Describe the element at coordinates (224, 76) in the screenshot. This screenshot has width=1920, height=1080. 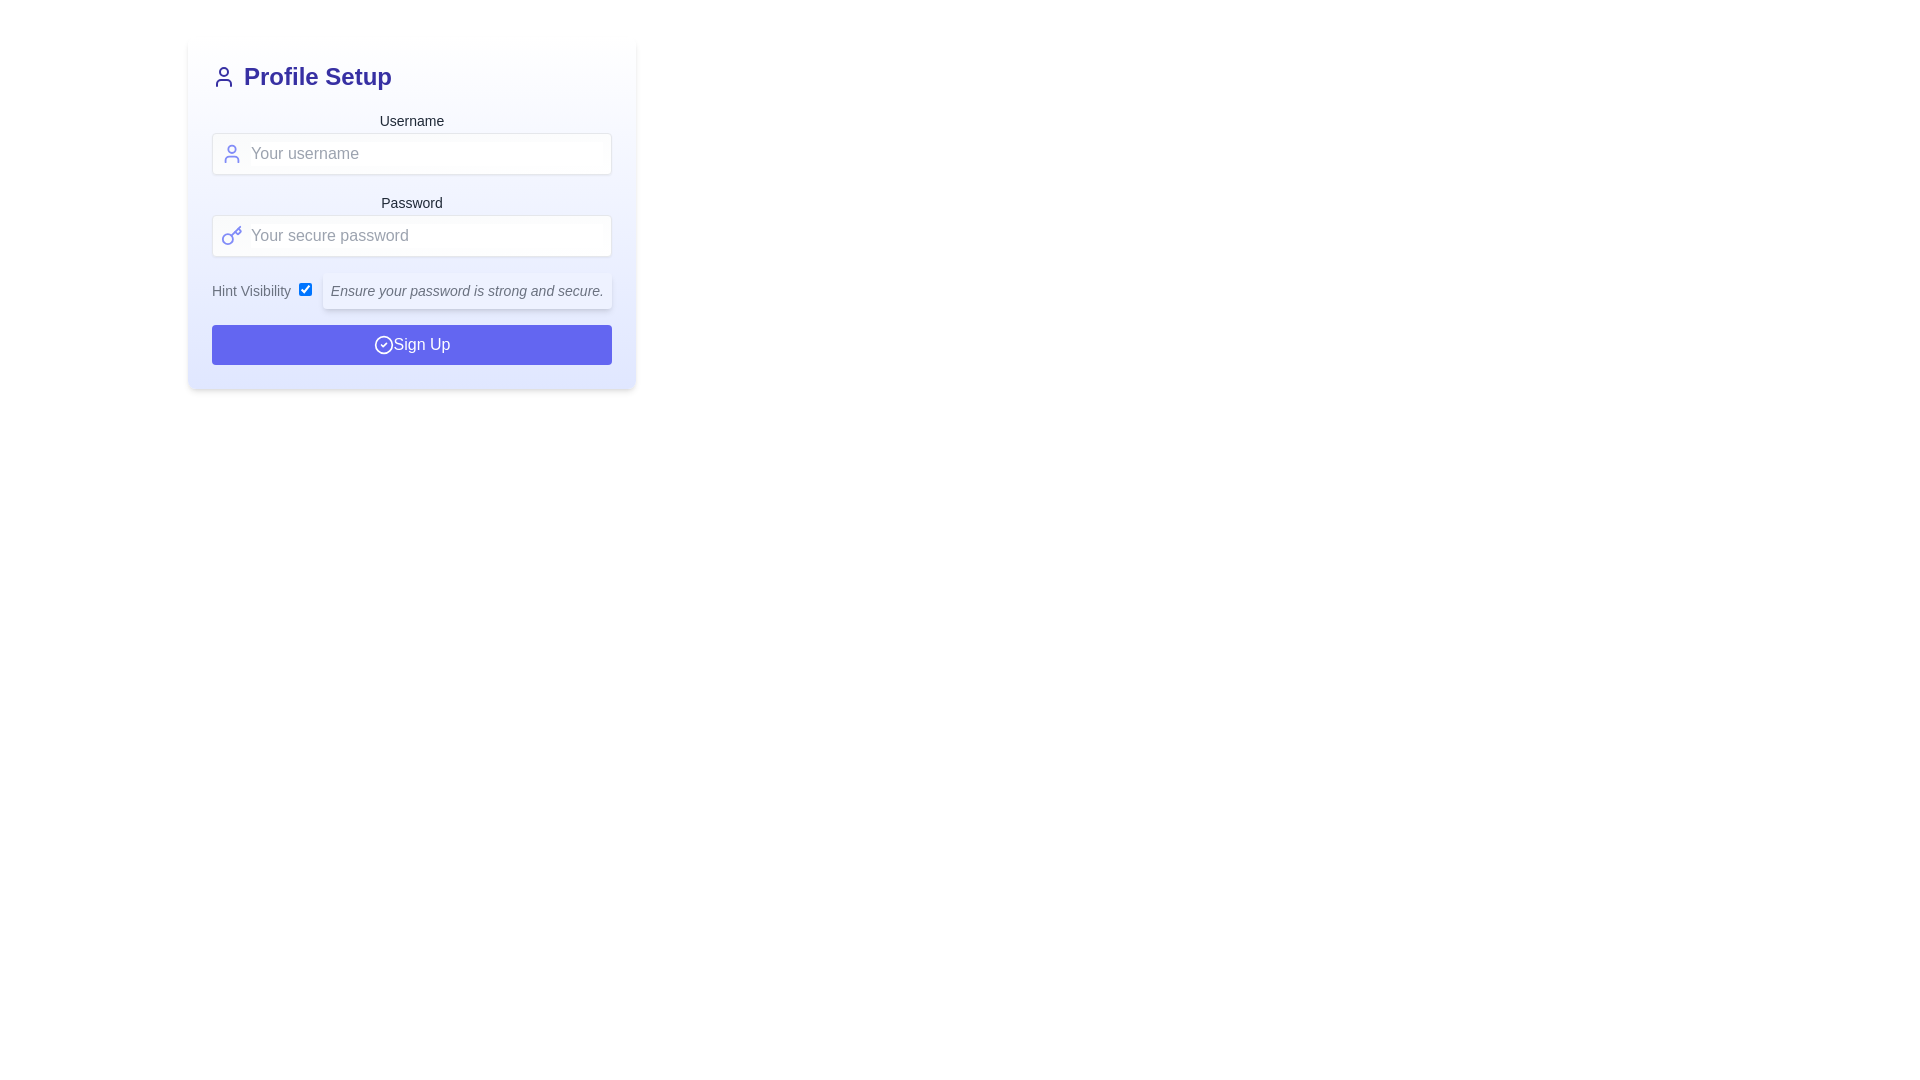
I see `the user profile icon, which is a silhouette-style graphical element located to the left of the 'Profile Setup' title` at that location.